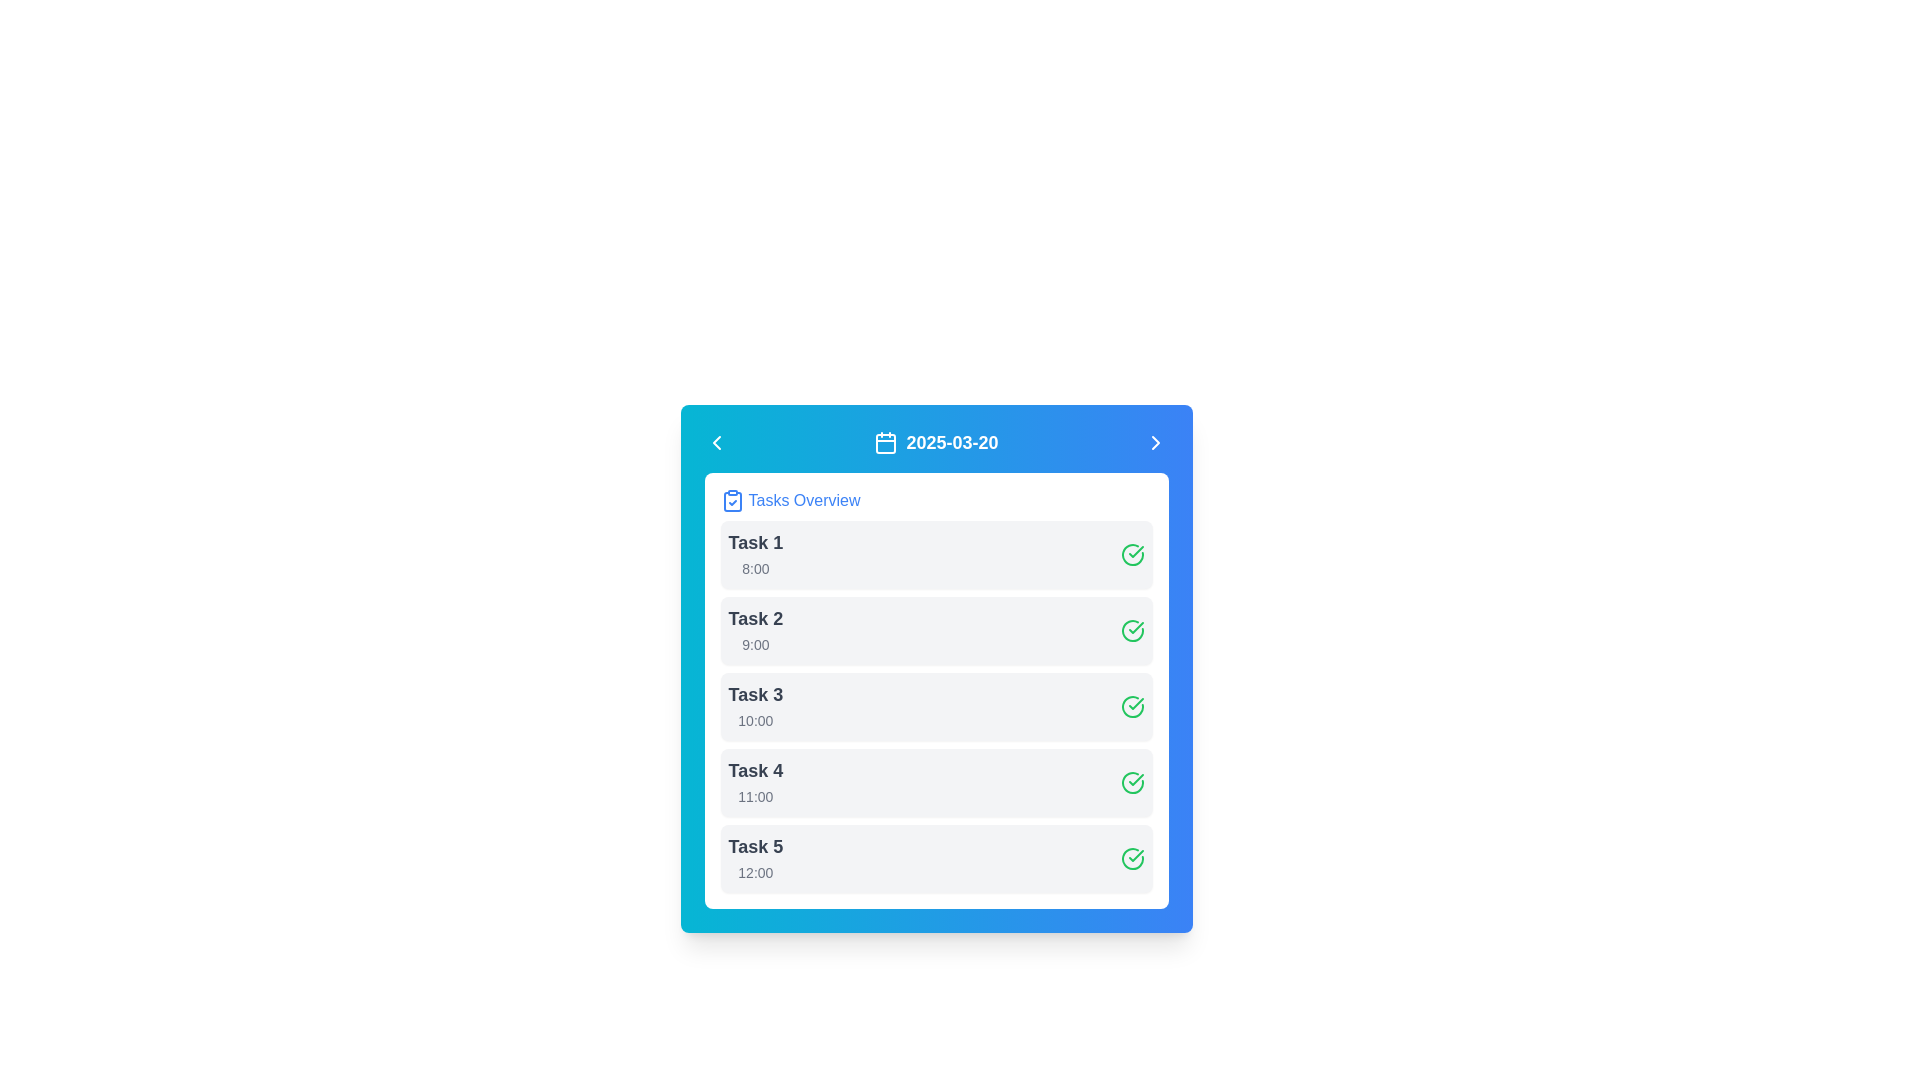 The height and width of the screenshot is (1080, 1920). What do you see at coordinates (754, 705) in the screenshot?
I see `the text label displaying 'Task 3' with the time '10:00' located in the third item of a vertically arranged list` at bounding box center [754, 705].